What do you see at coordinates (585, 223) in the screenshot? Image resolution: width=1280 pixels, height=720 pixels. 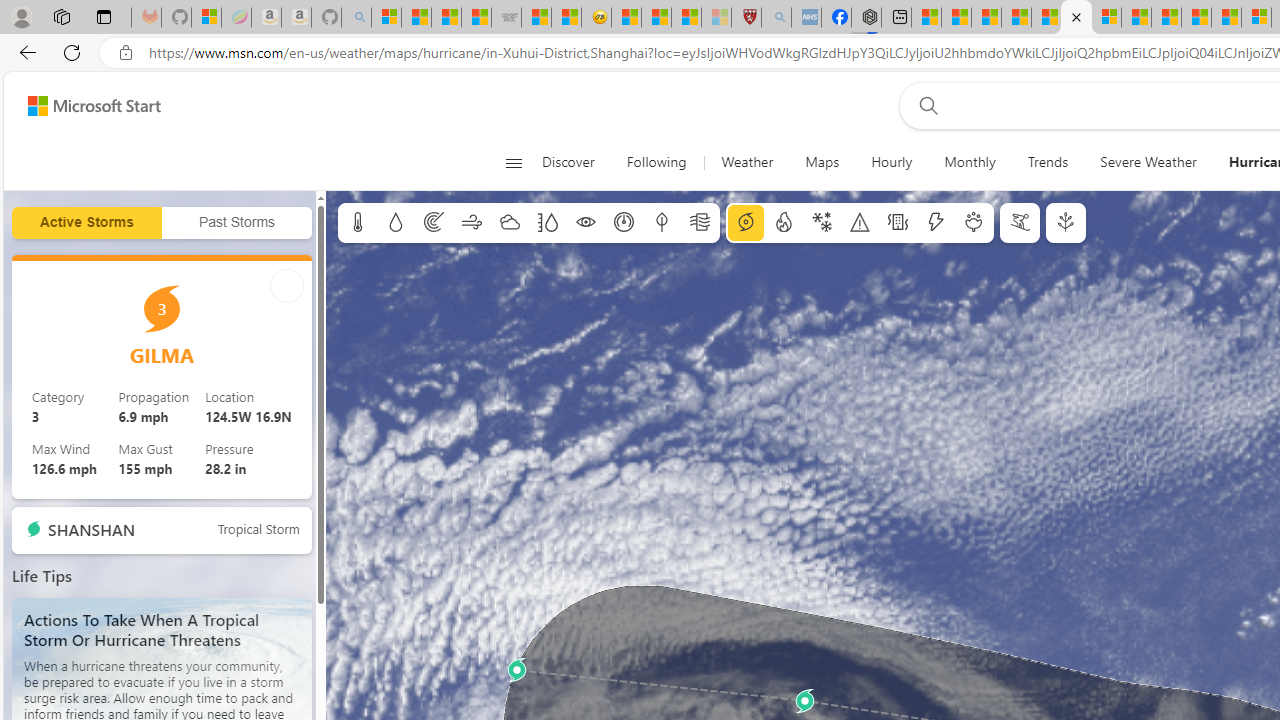 I see `'Visibility'` at bounding box center [585, 223].